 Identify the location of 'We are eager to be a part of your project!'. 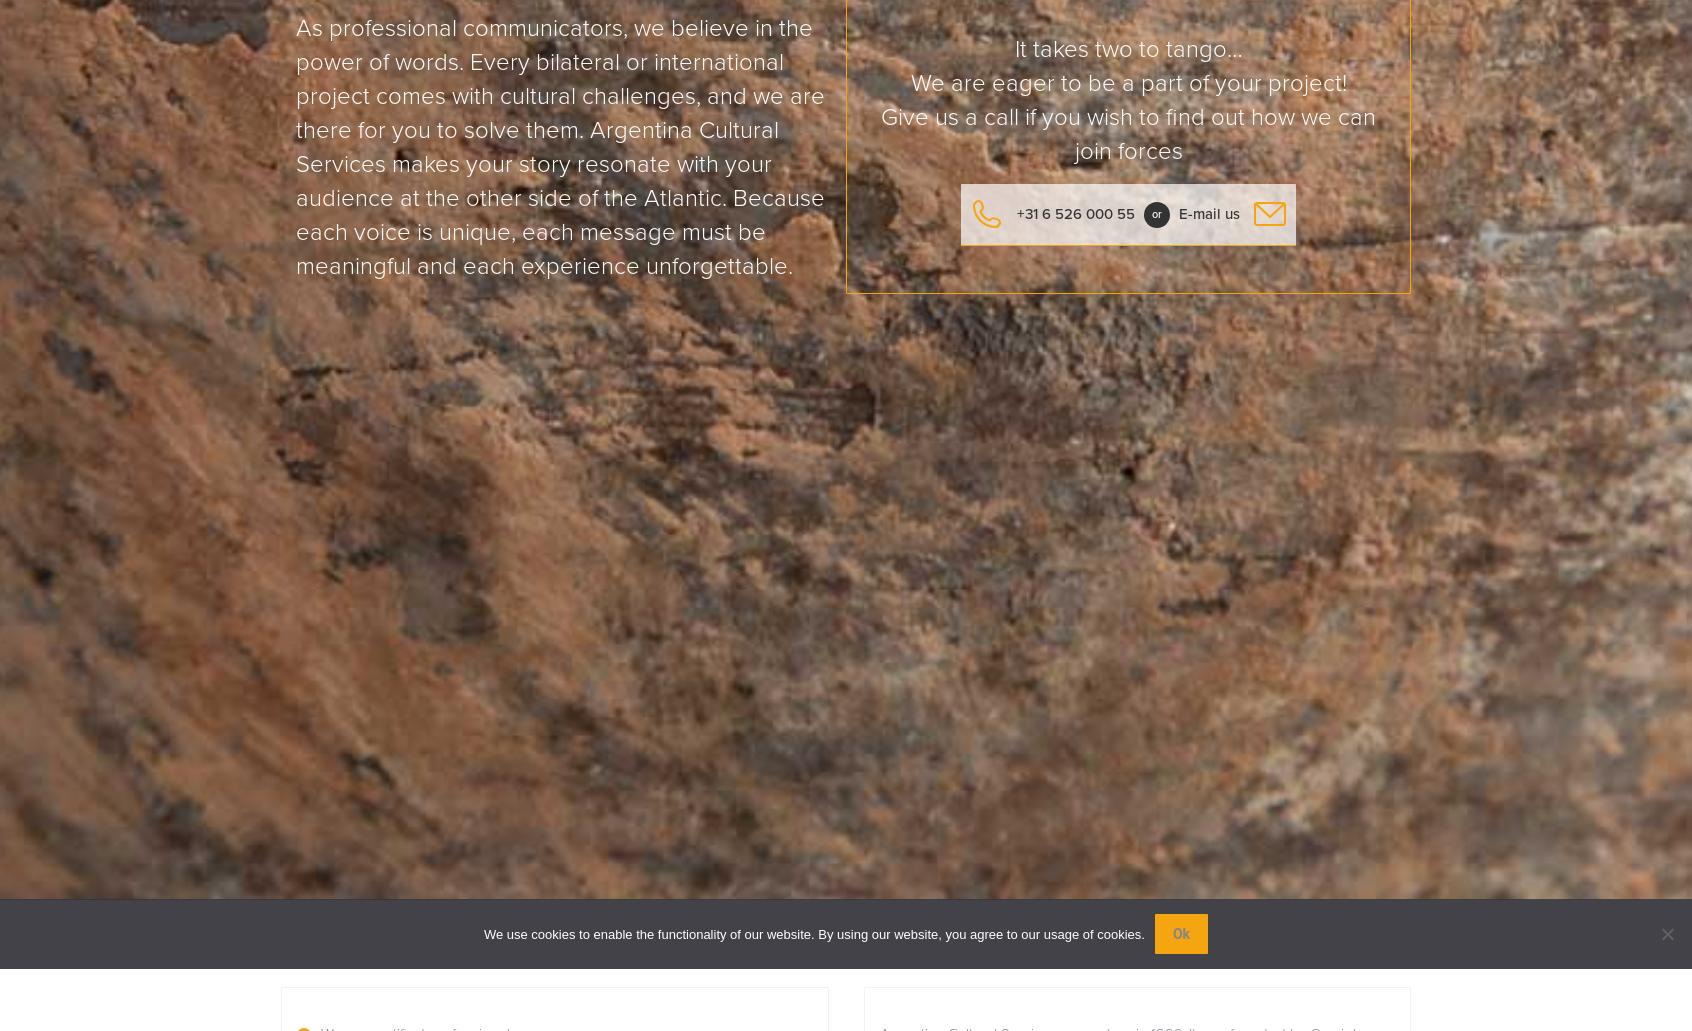
(1128, 82).